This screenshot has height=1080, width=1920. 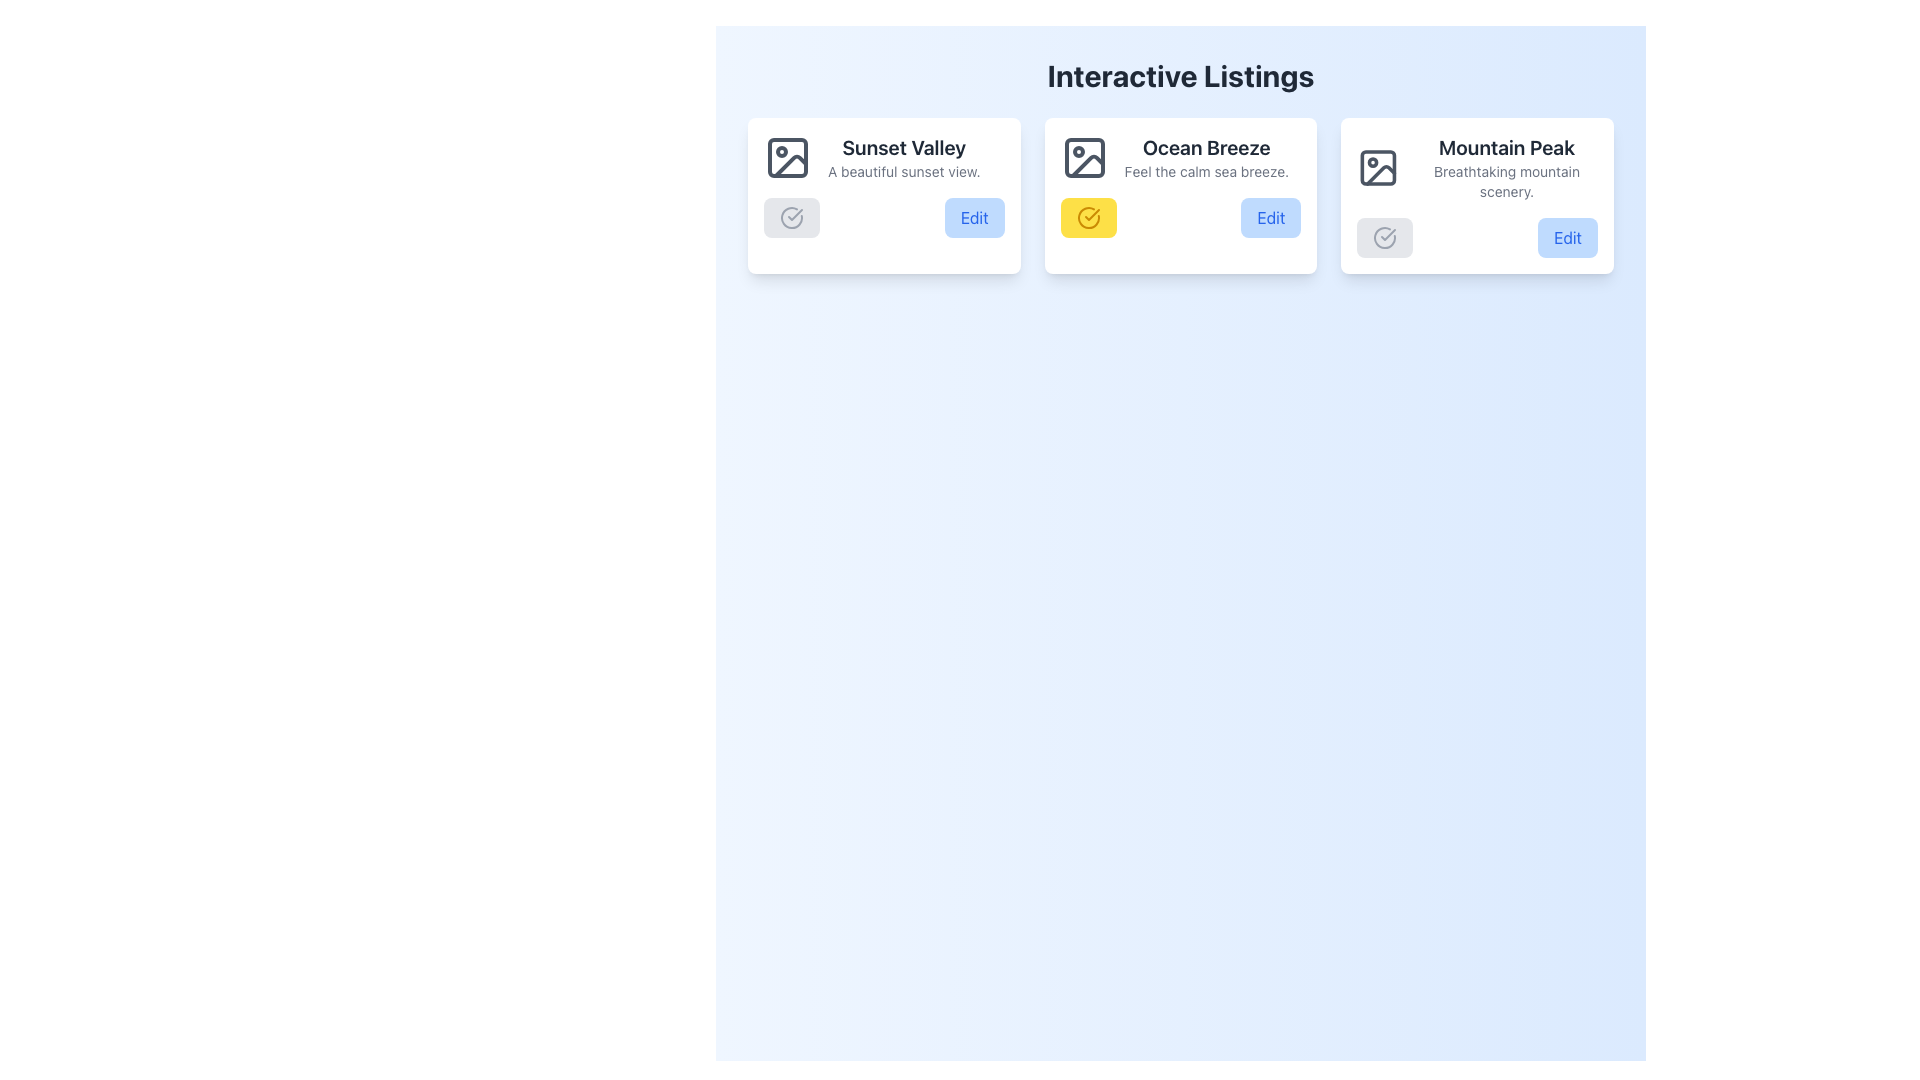 What do you see at coordinates (1180, 157) in the screenshot?
I see `the second card in a grid layout that contains text and an icon, providing a title and subtitle for user information` at bounding box center [1180, 157].